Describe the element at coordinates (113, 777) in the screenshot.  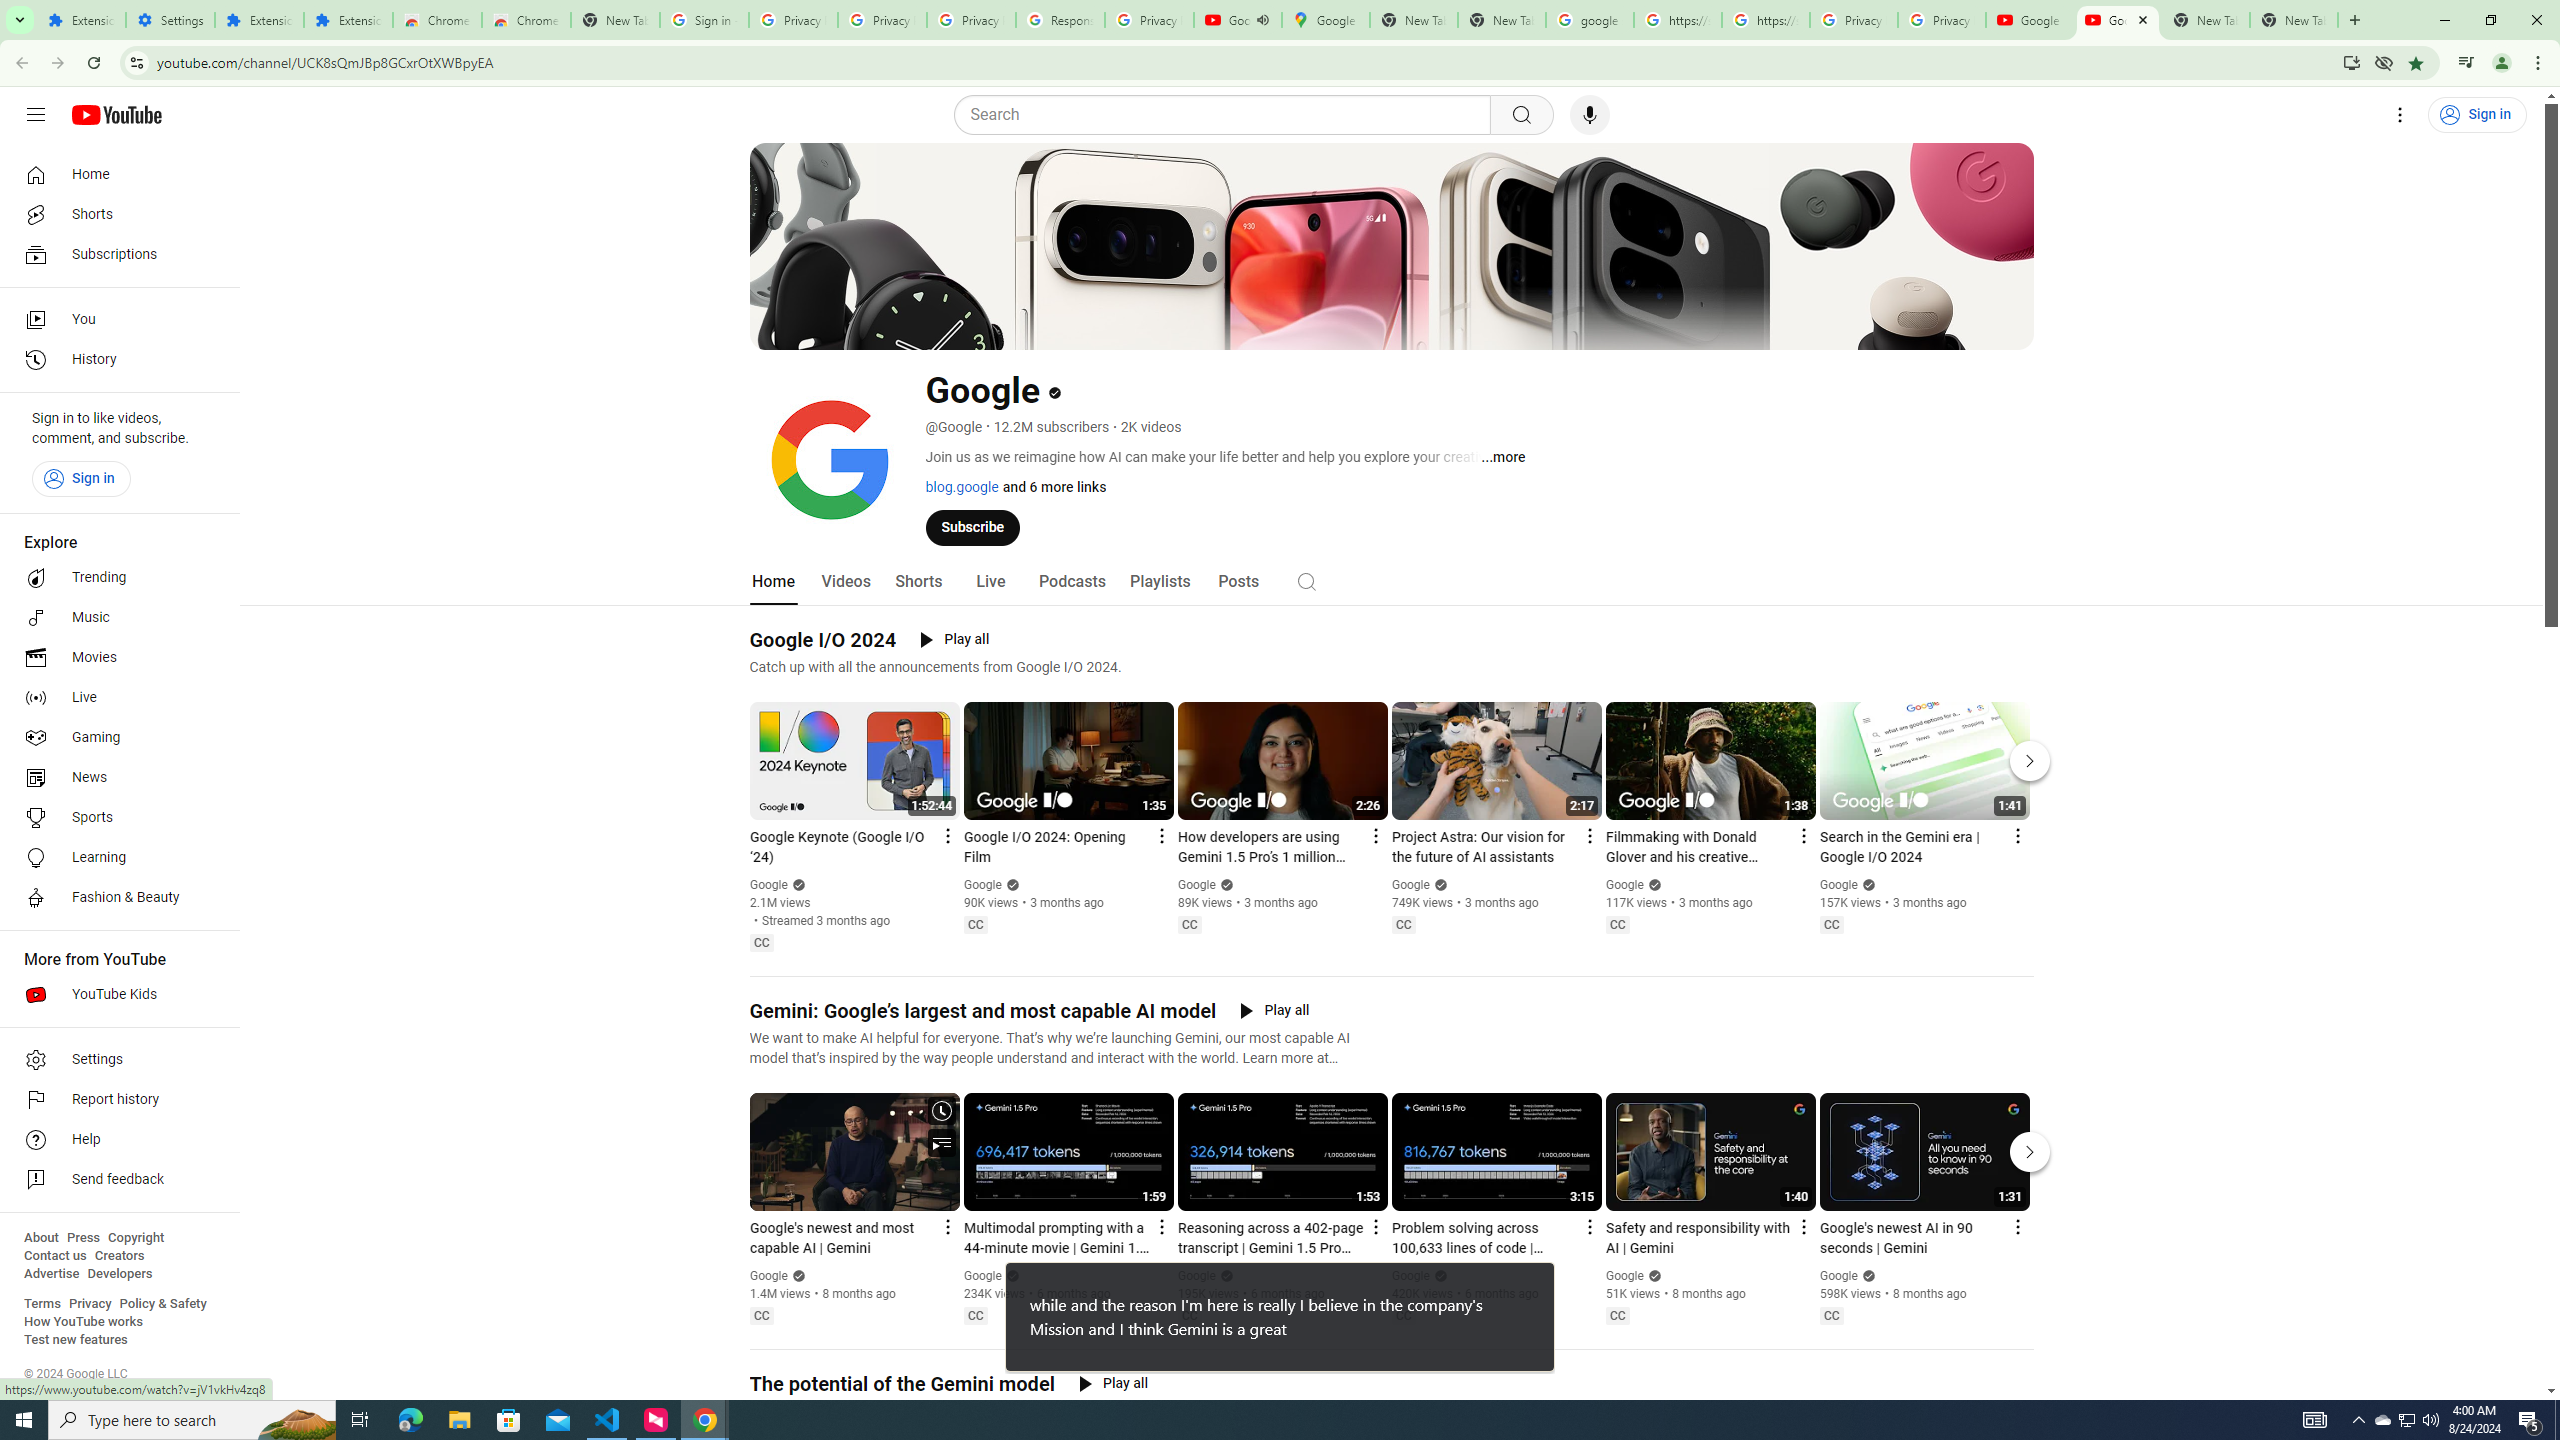
I see `'News'` at that location.